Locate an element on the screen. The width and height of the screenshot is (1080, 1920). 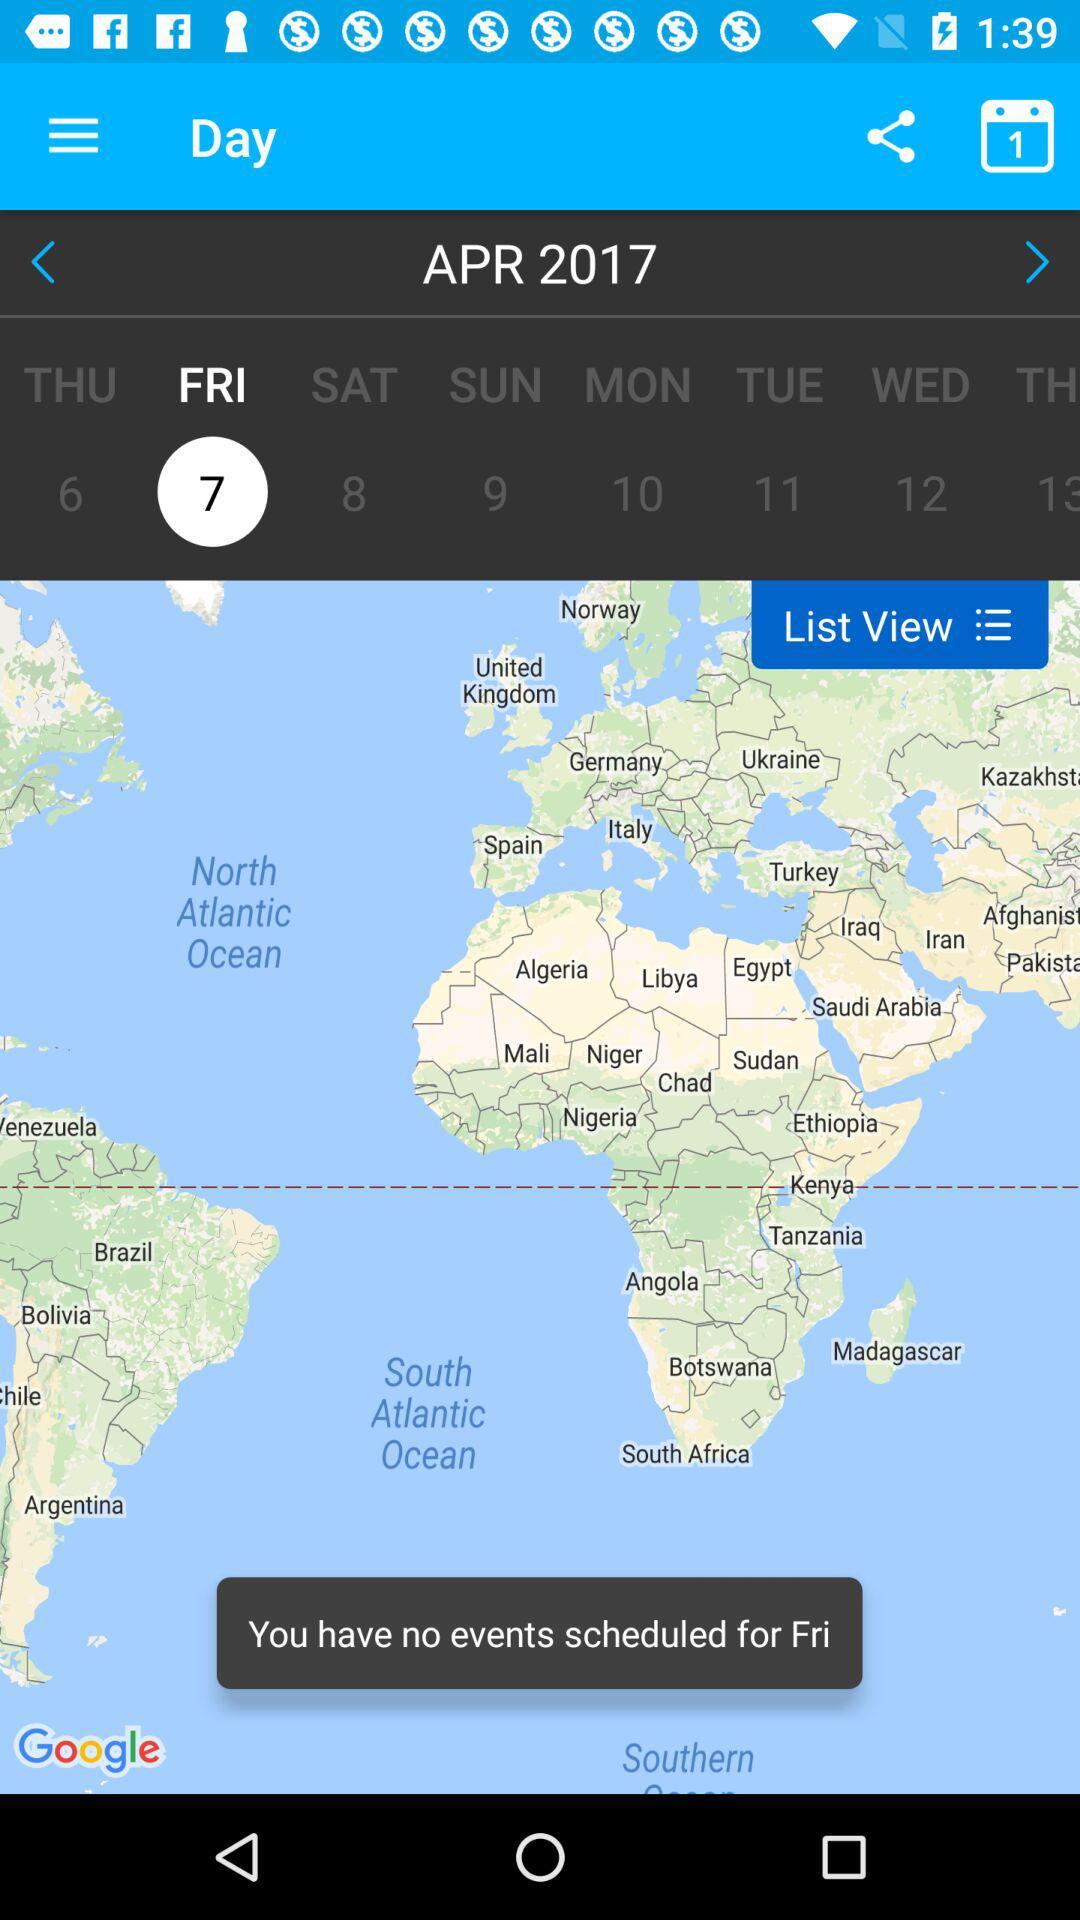
the item next to apr 2017 item is located at coordinates (46, 261).